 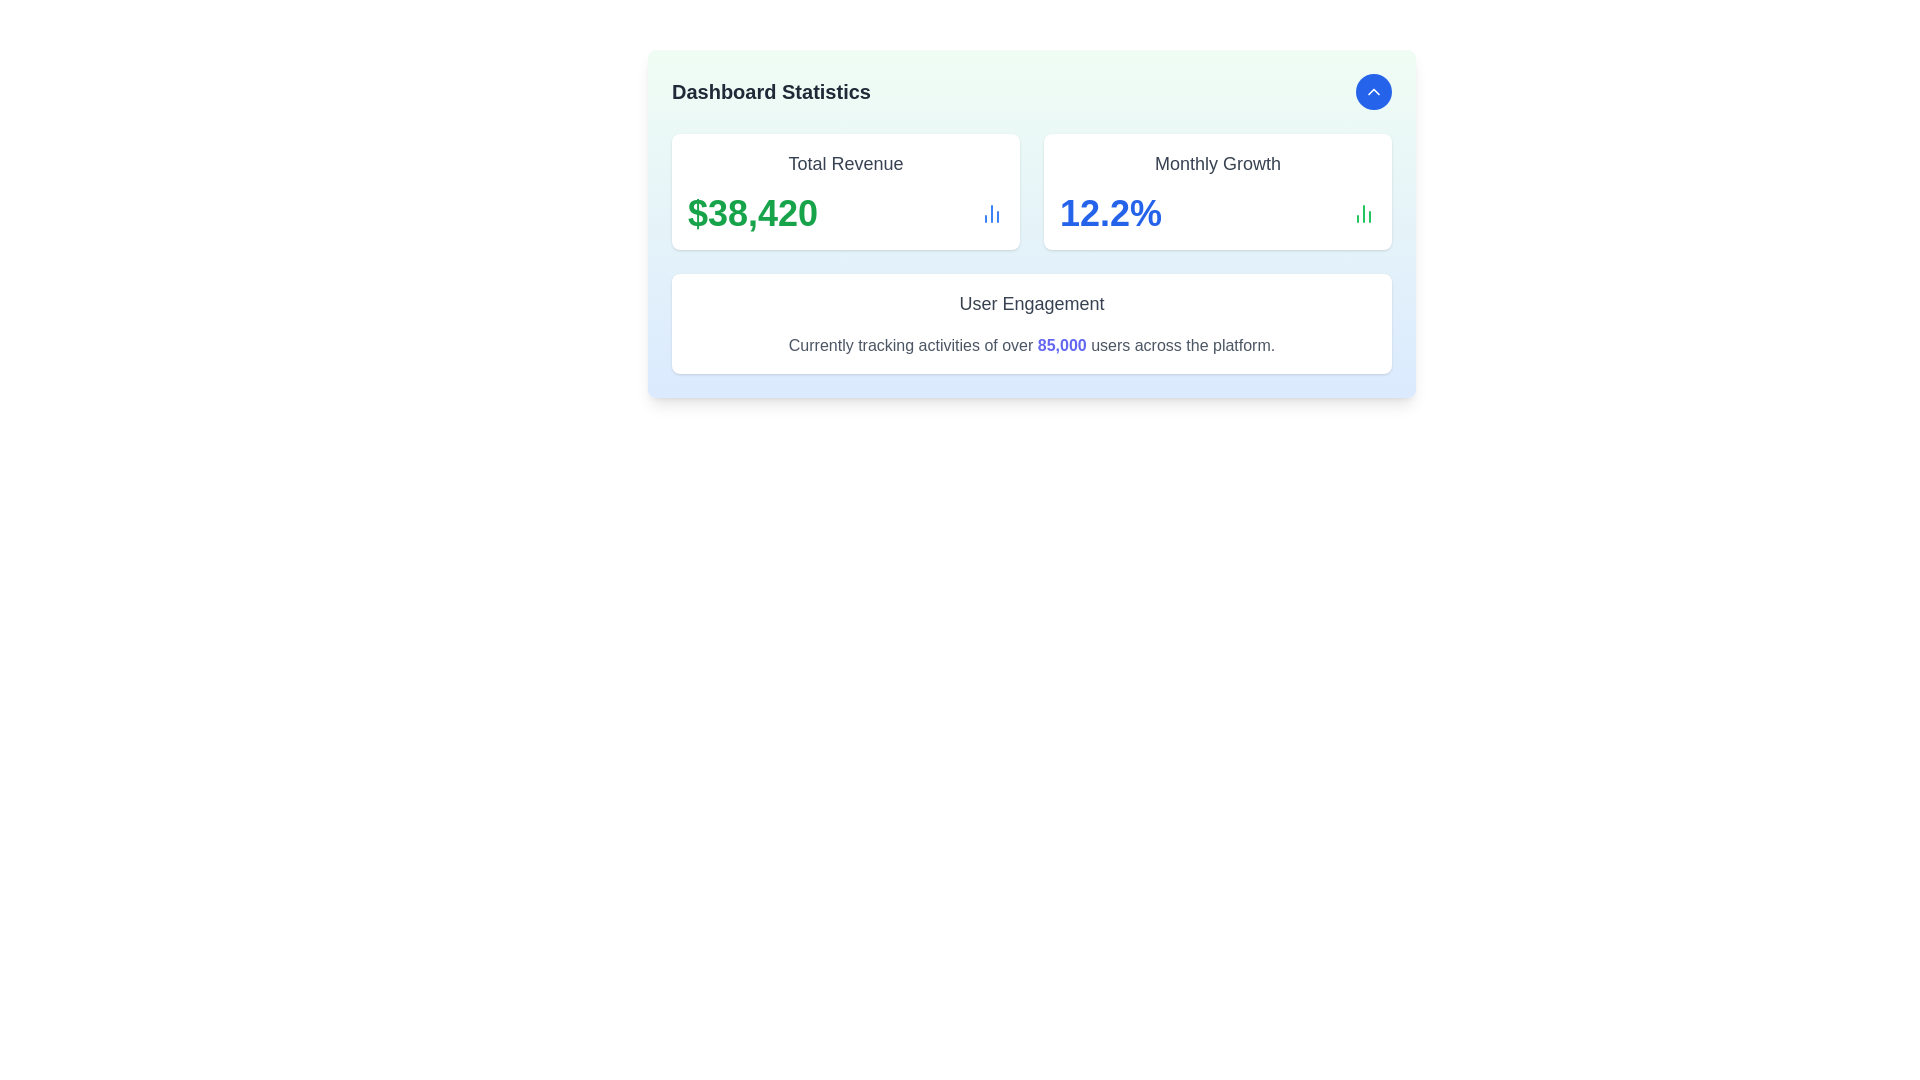 What do you see at coordinates (845, 163) in the screenshot?
I see `the 'Total Revenue' text label, which is a bold, medium-sized gray font located above the revenue amount in the upper-left area of the dashboard` at bounding box center [845, 163].